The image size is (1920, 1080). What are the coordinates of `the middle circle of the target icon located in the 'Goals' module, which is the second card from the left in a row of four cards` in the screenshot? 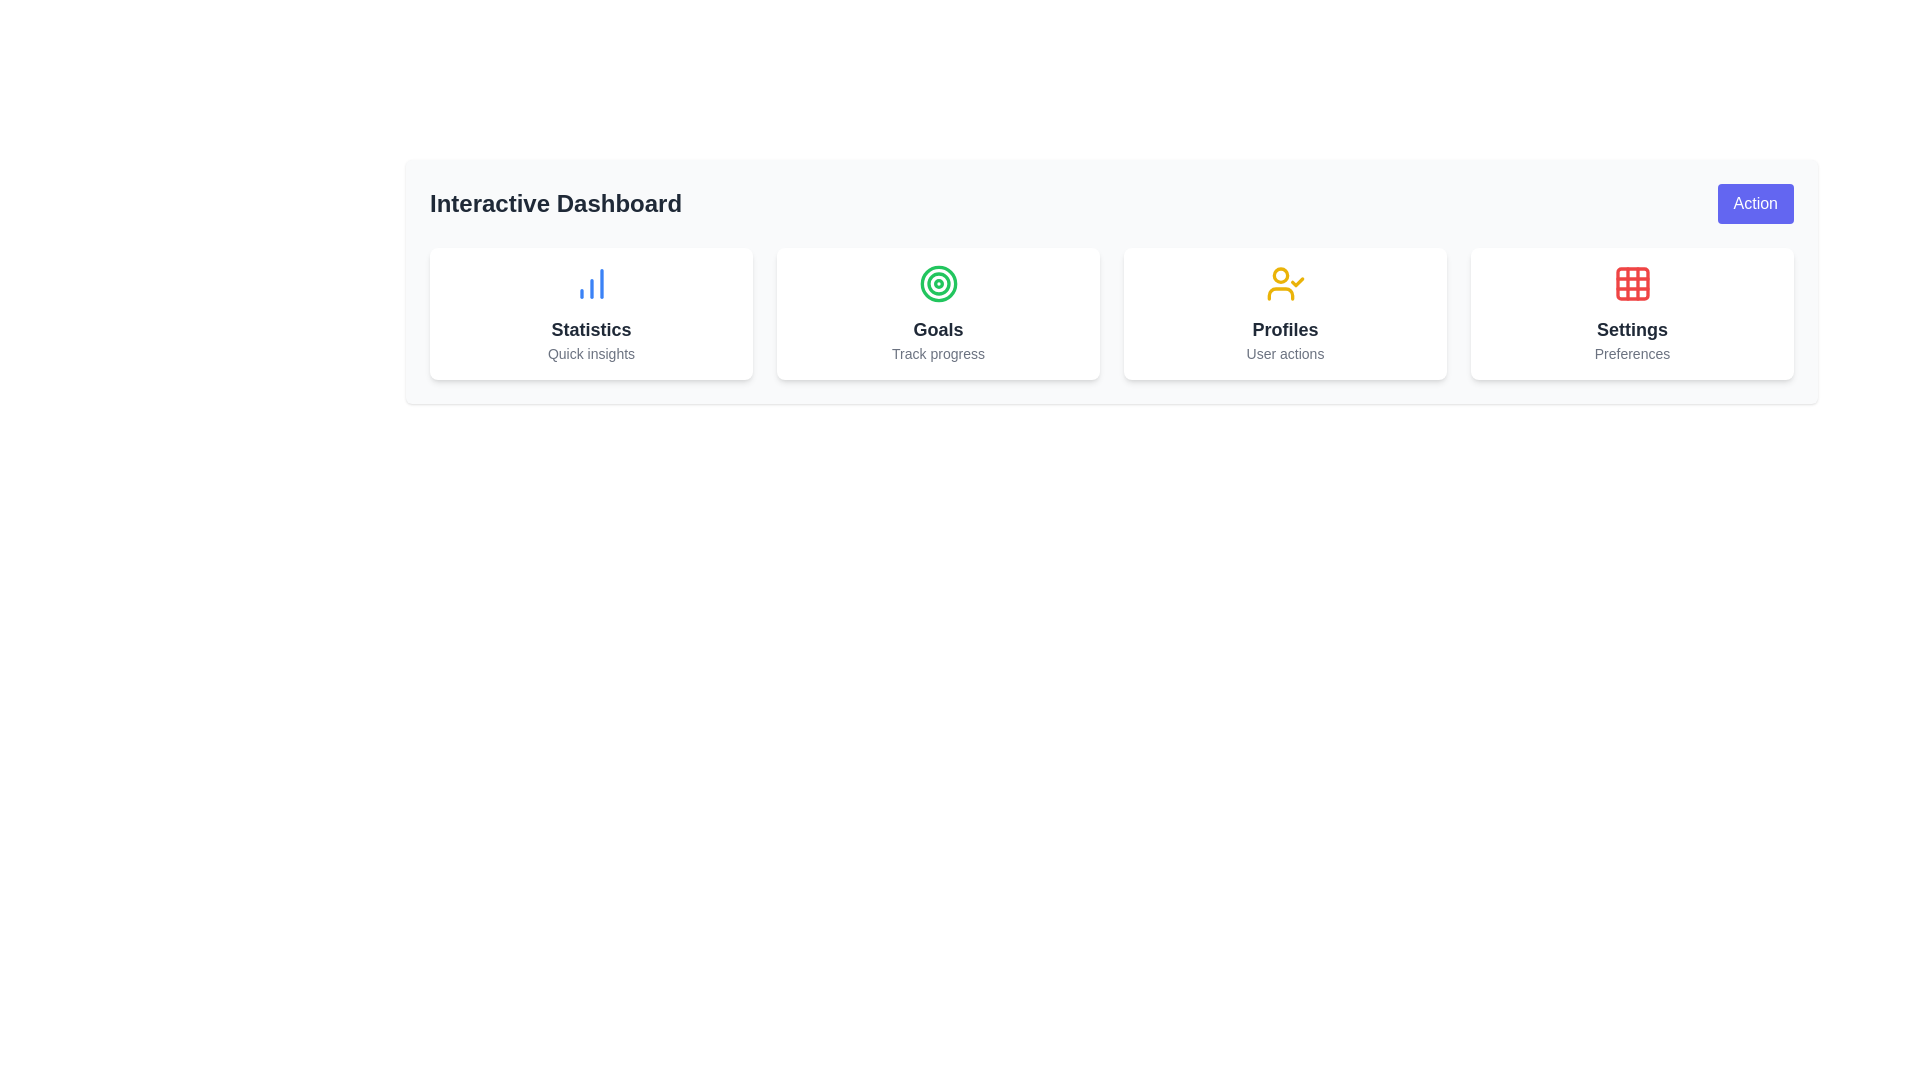 It's located at (937, 284).